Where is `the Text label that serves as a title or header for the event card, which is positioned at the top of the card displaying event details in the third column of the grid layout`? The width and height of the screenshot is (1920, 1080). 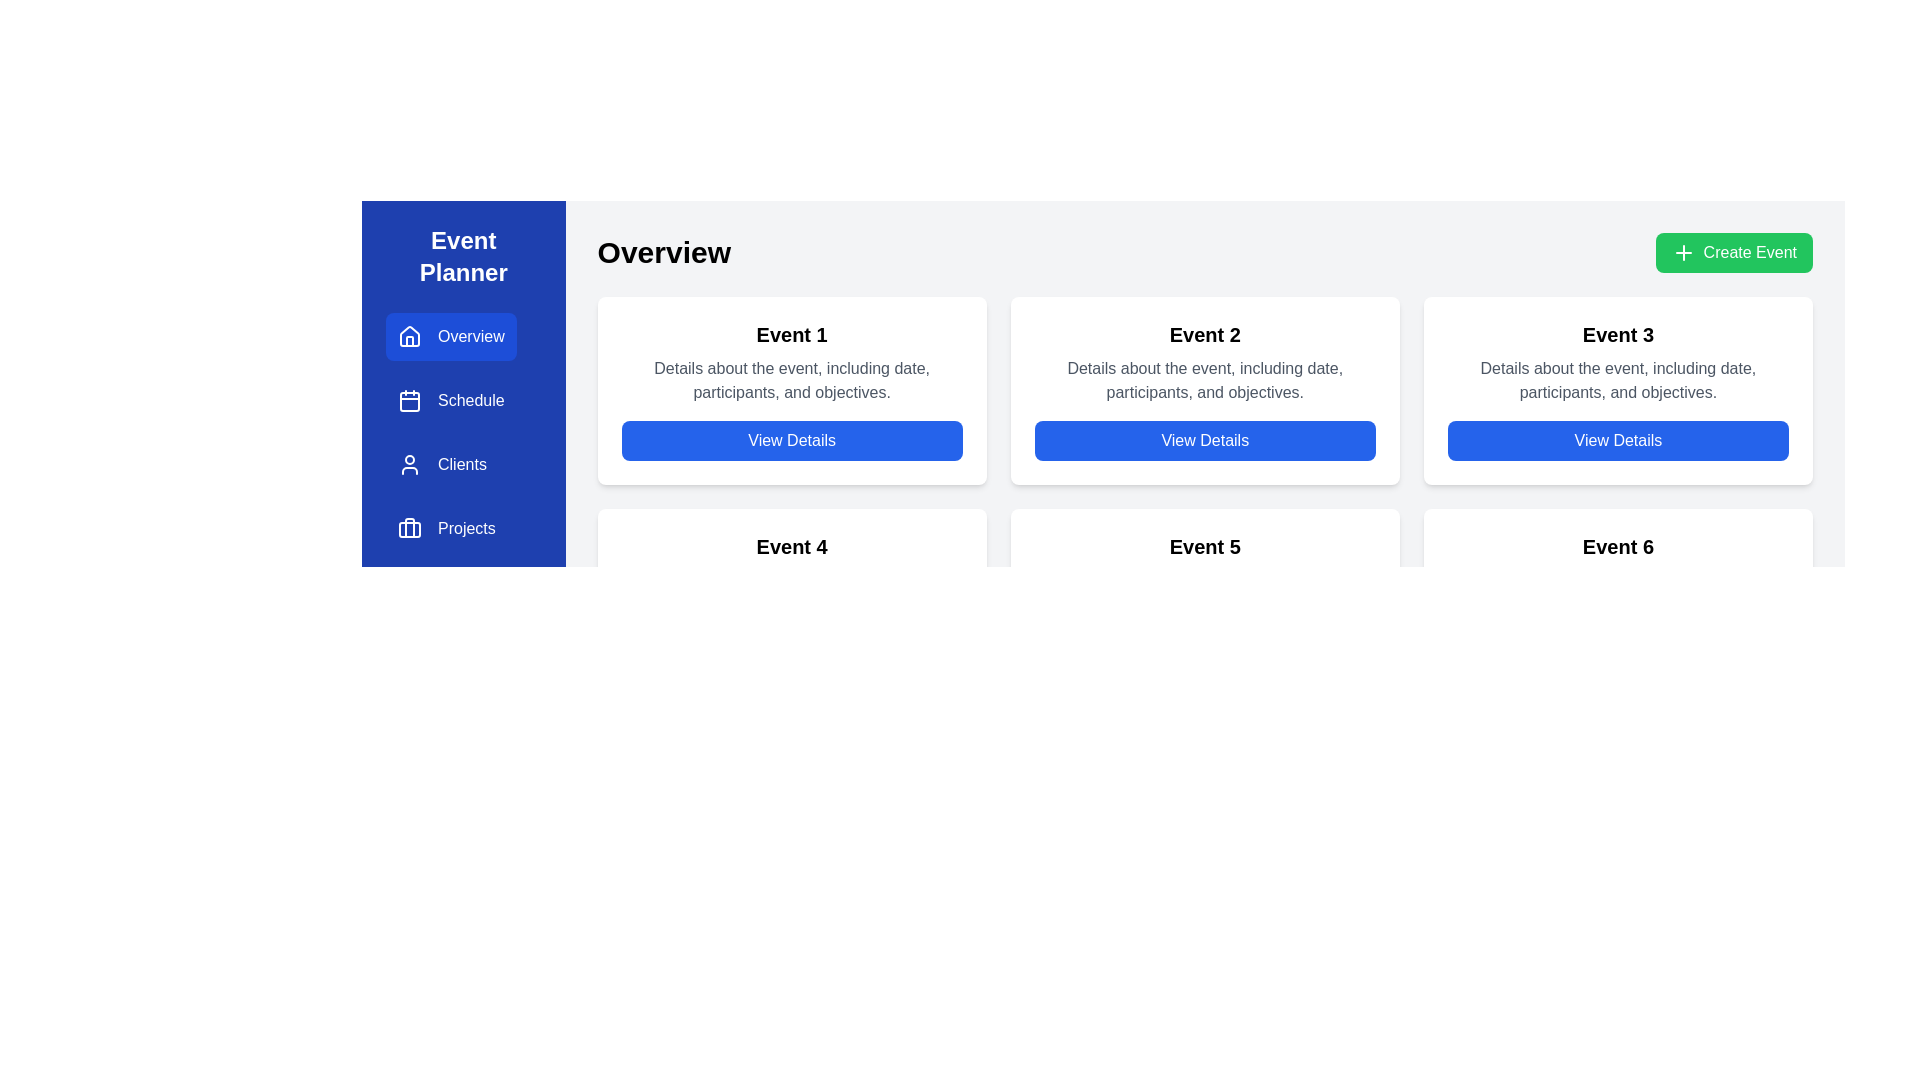
the Text label that serves as a title or header for the event card, which is positioned at the top of the card displaying event details in the third column of the grid layout is located at coordinates (1618, 334).